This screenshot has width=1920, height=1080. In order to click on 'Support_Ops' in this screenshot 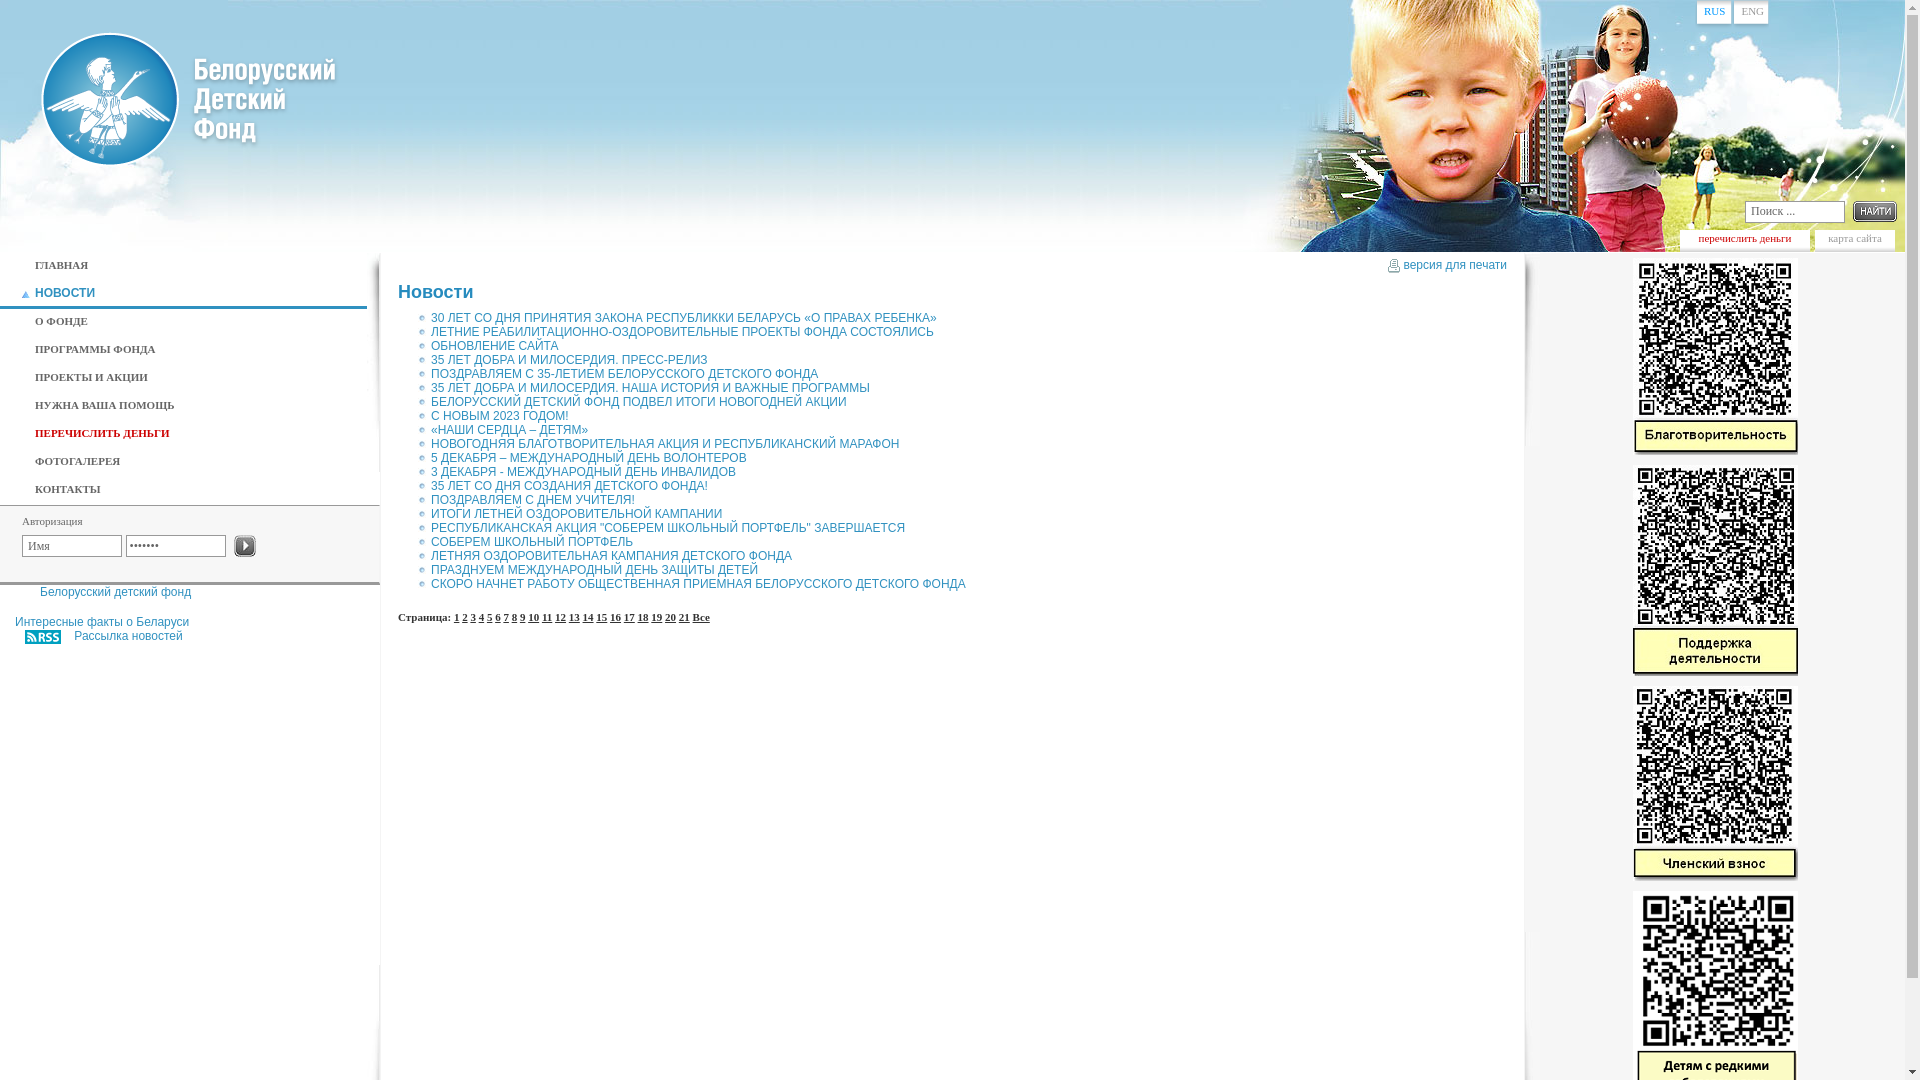, I will do `click(1713, 676)`.